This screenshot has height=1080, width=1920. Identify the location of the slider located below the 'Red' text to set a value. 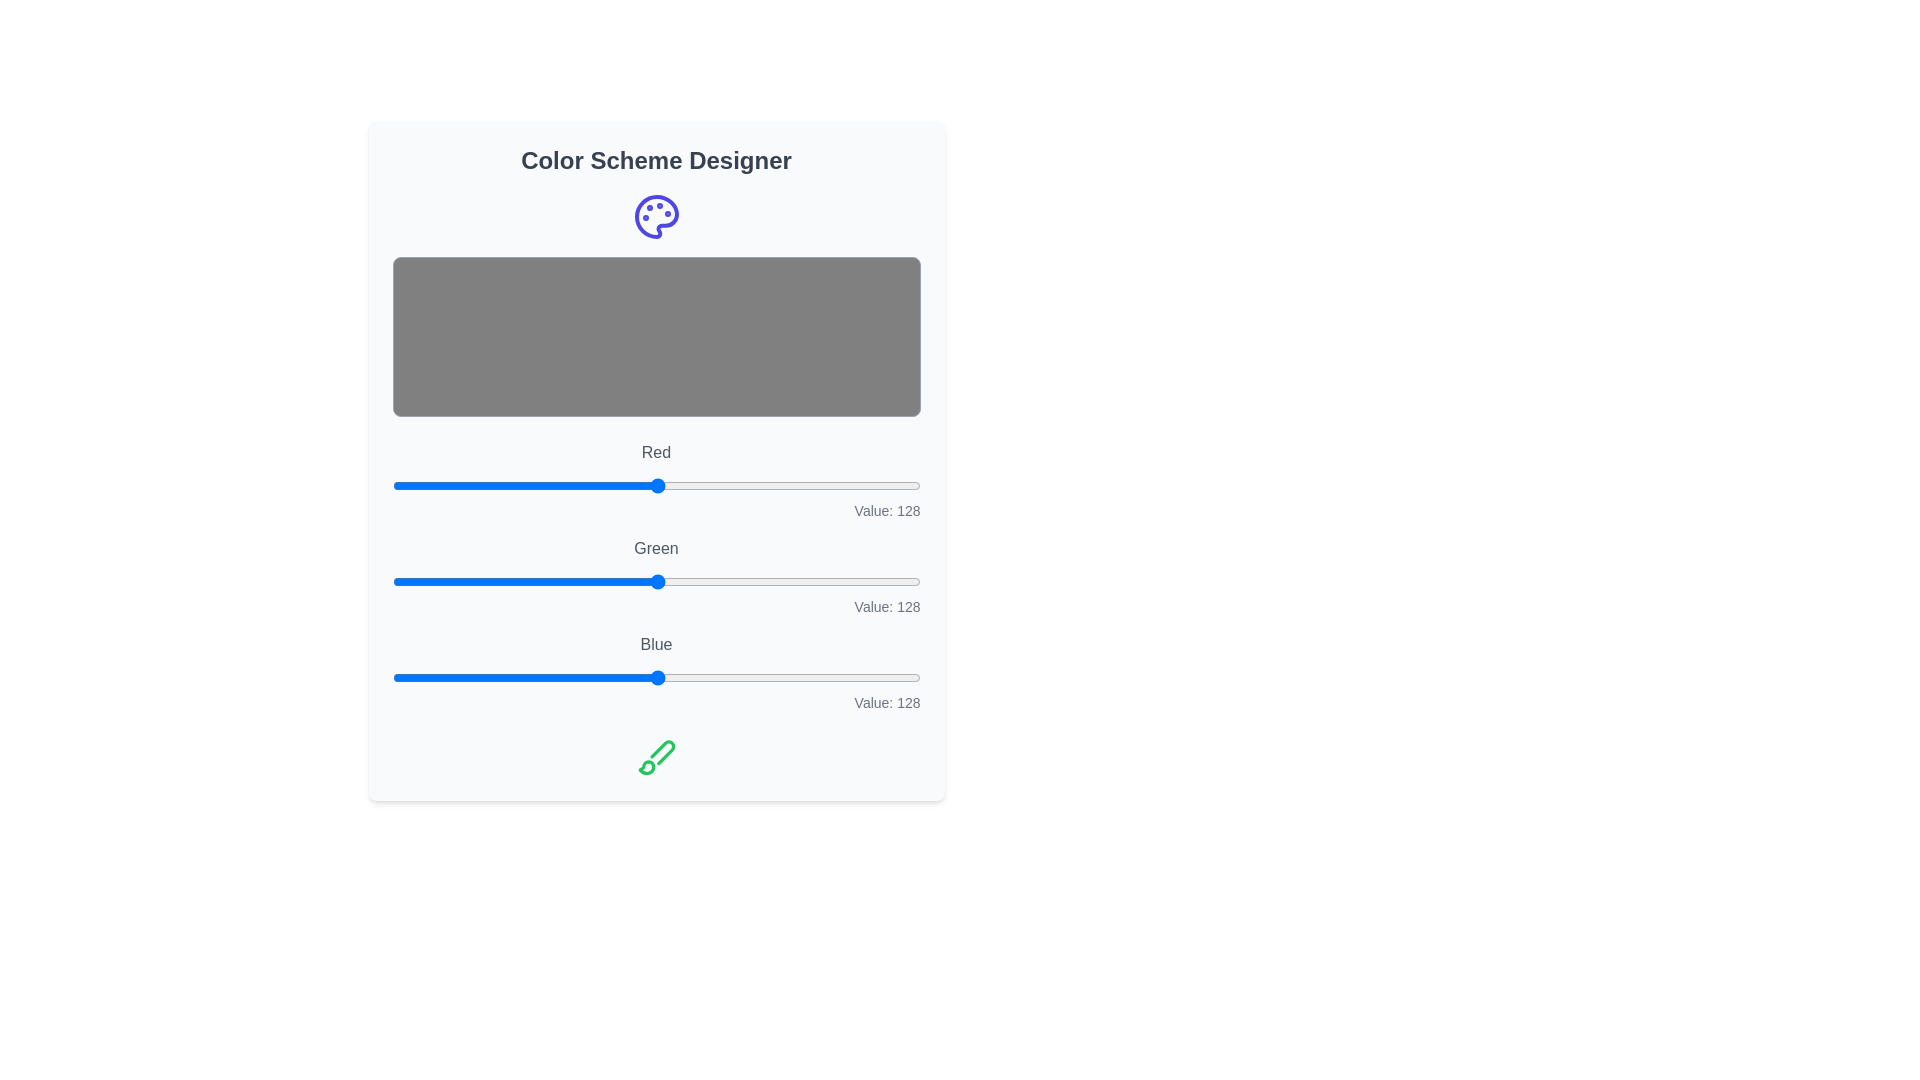
(656, 486).